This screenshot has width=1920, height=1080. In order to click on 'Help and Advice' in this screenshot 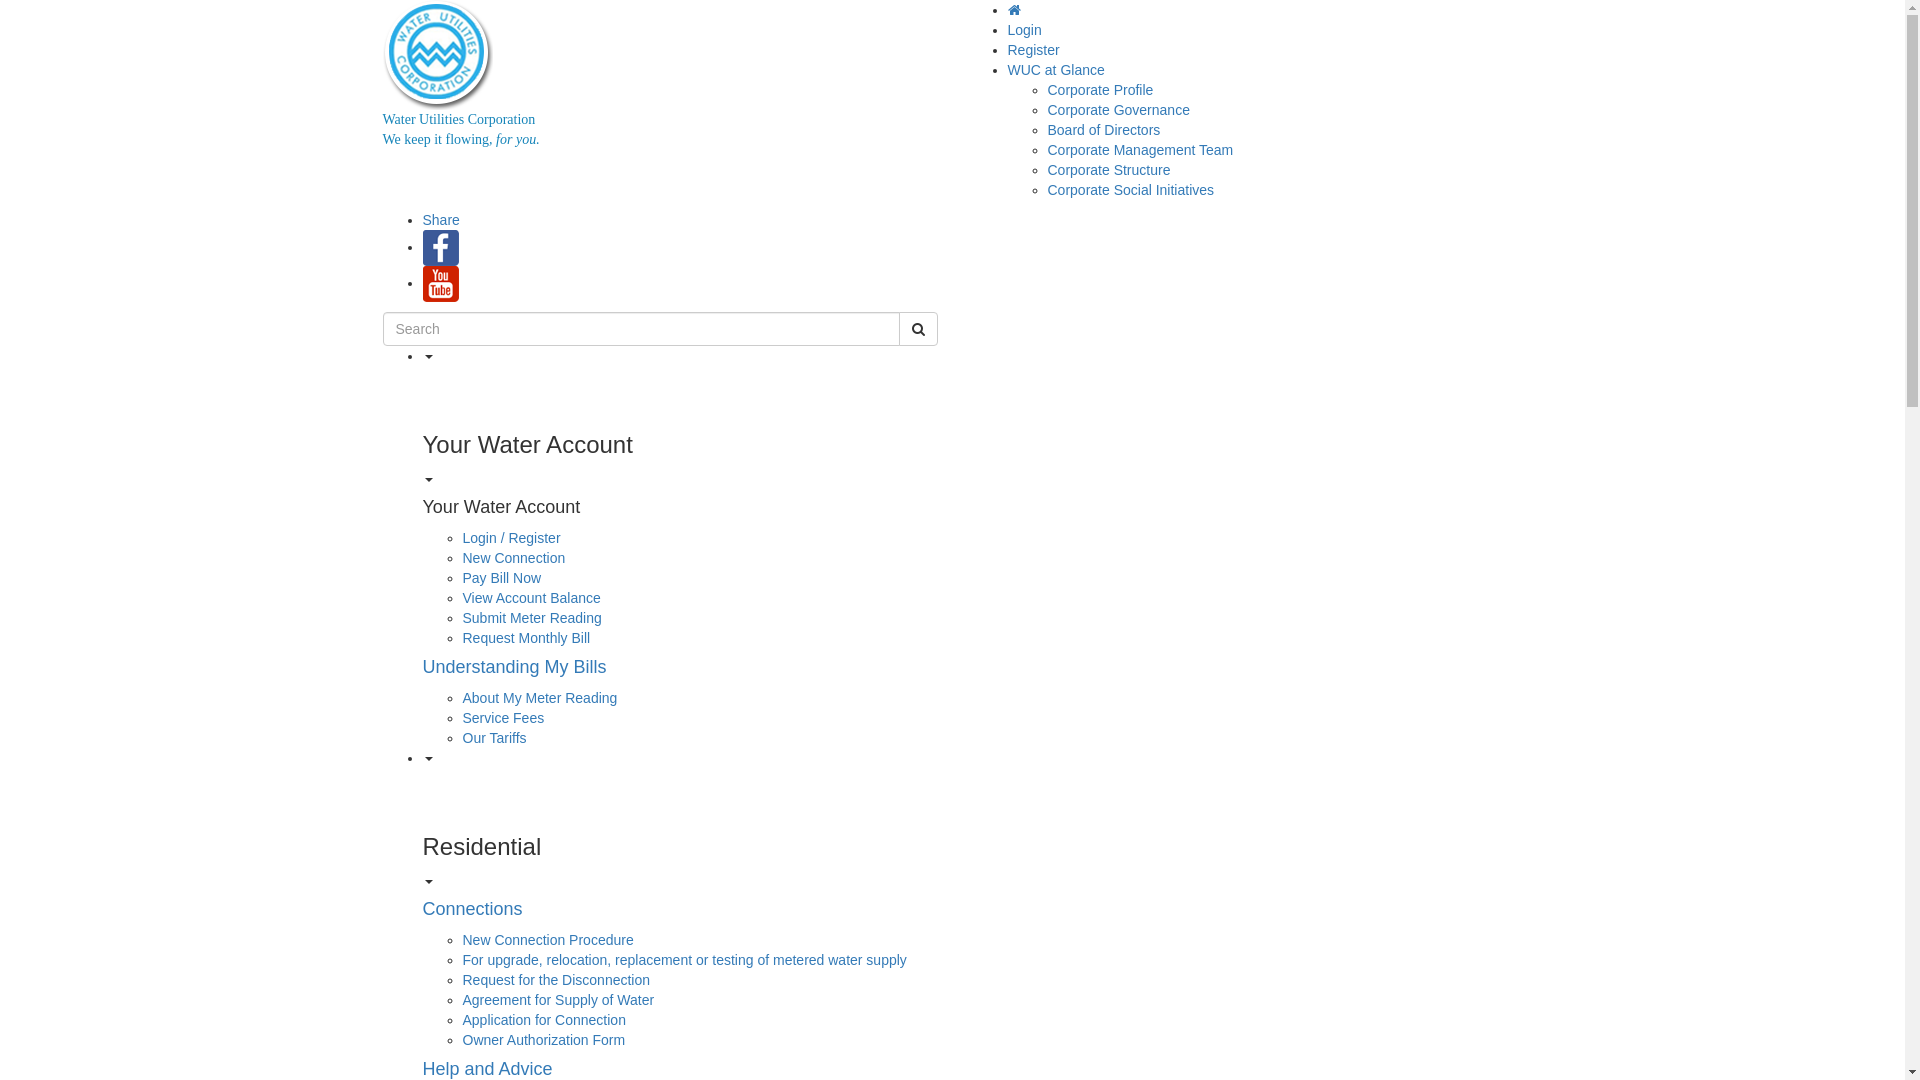, I will do `click(486, 1067)`.